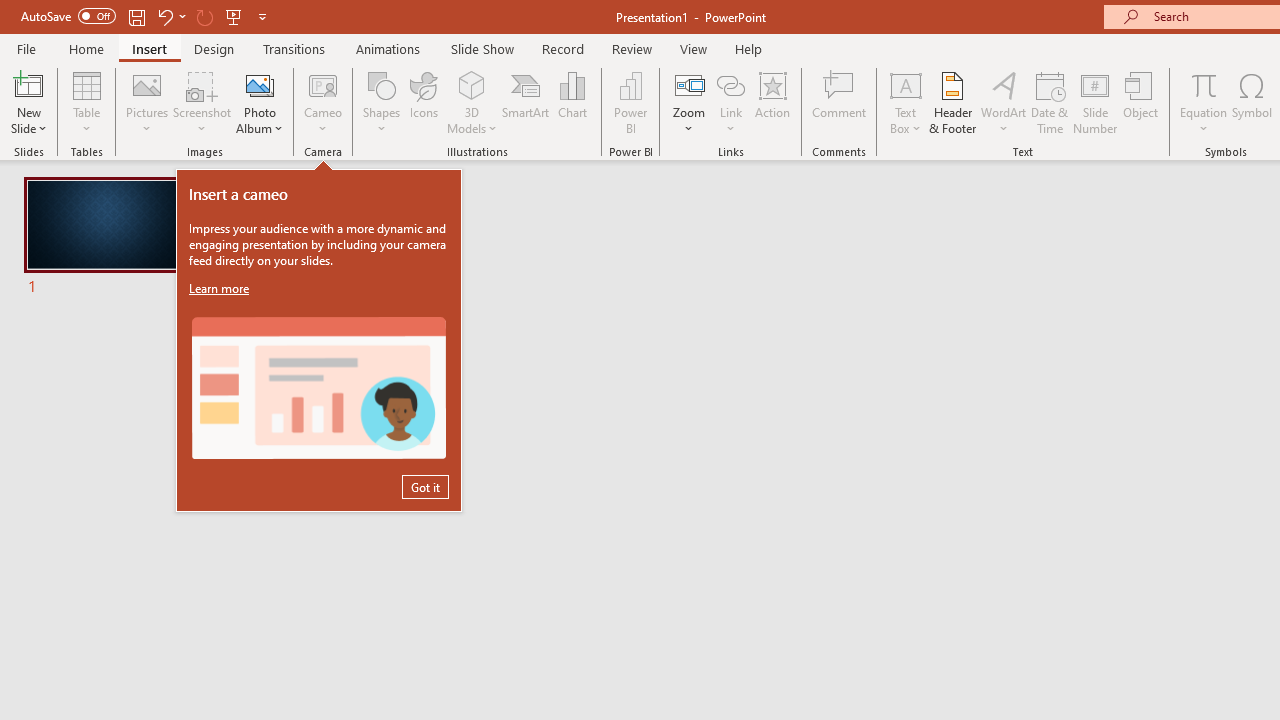 The width and height of the screenshot is (1280, 720). What do you see at coordinates (526, 103) in the screenshot?
I see `'SmartArt...'` at bounding box center [526, 103].